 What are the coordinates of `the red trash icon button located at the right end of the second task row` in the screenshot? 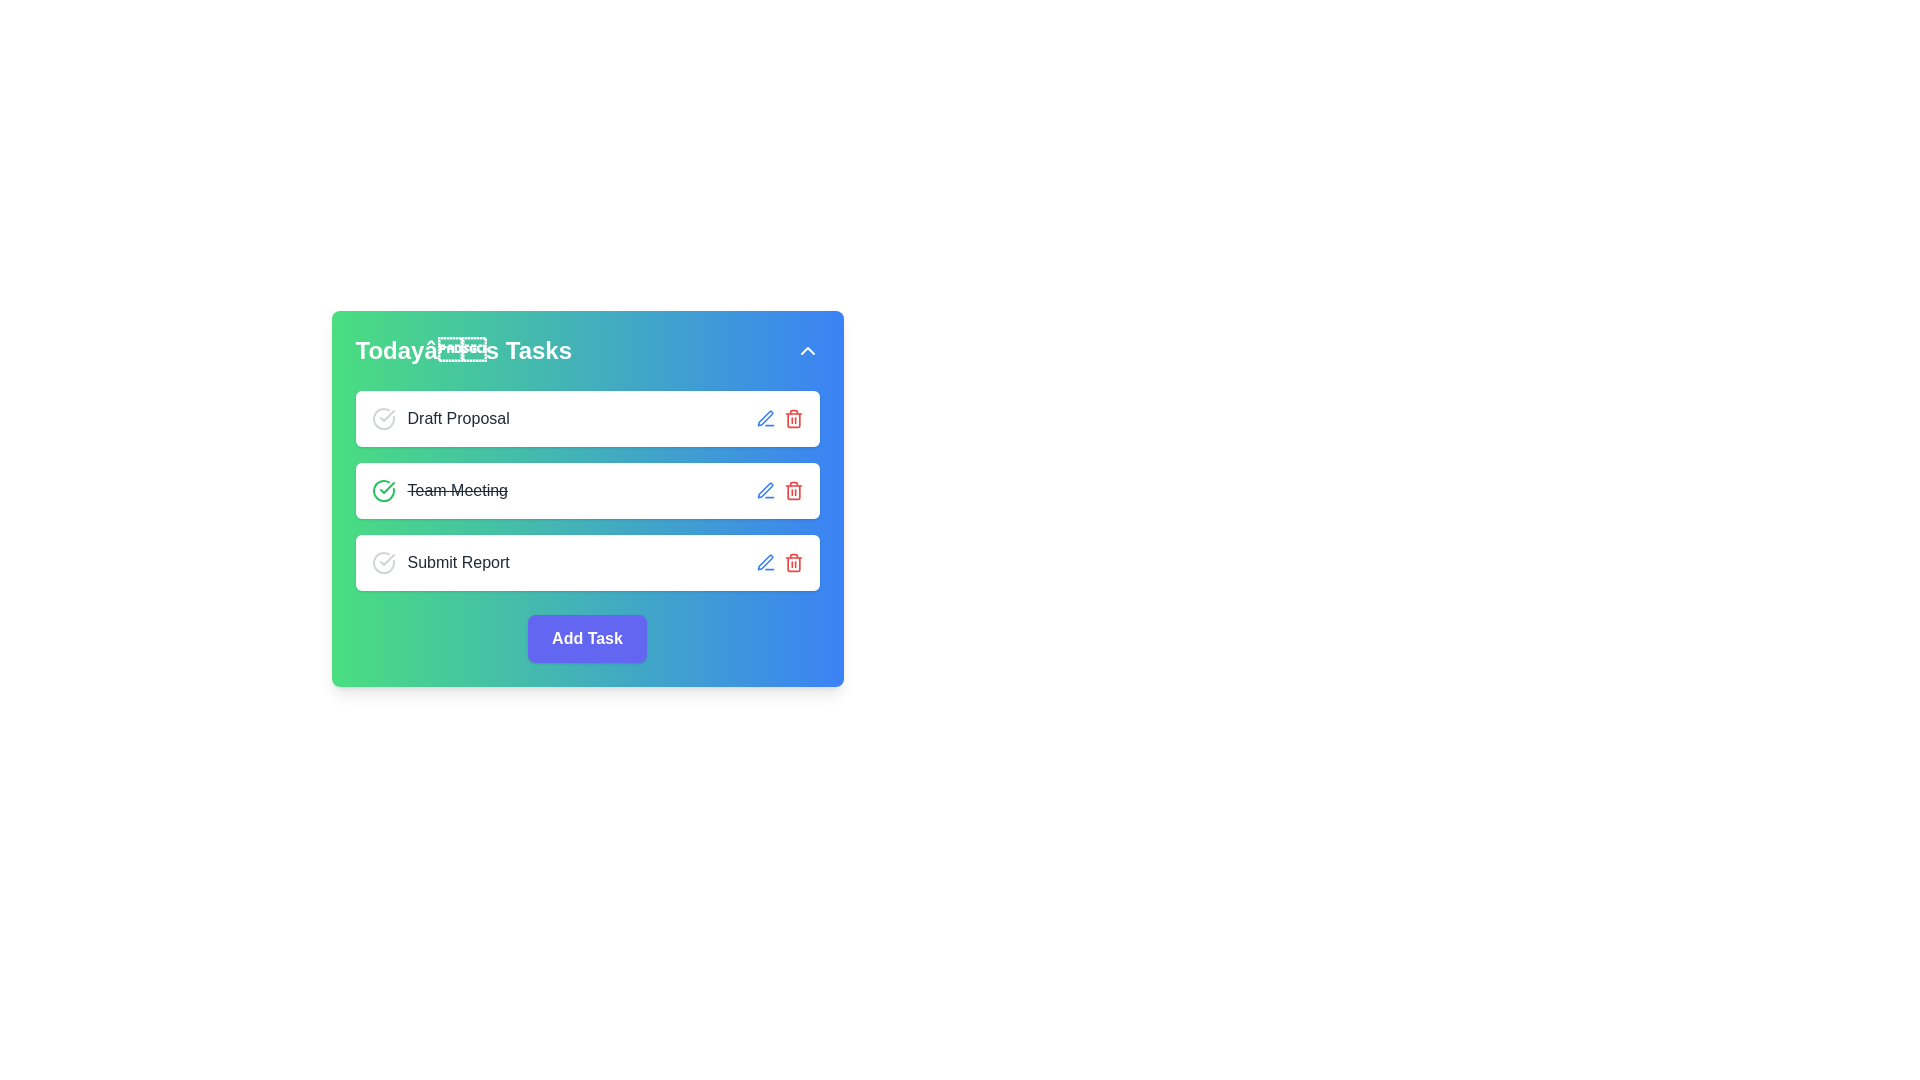 It's located at (792, 490).